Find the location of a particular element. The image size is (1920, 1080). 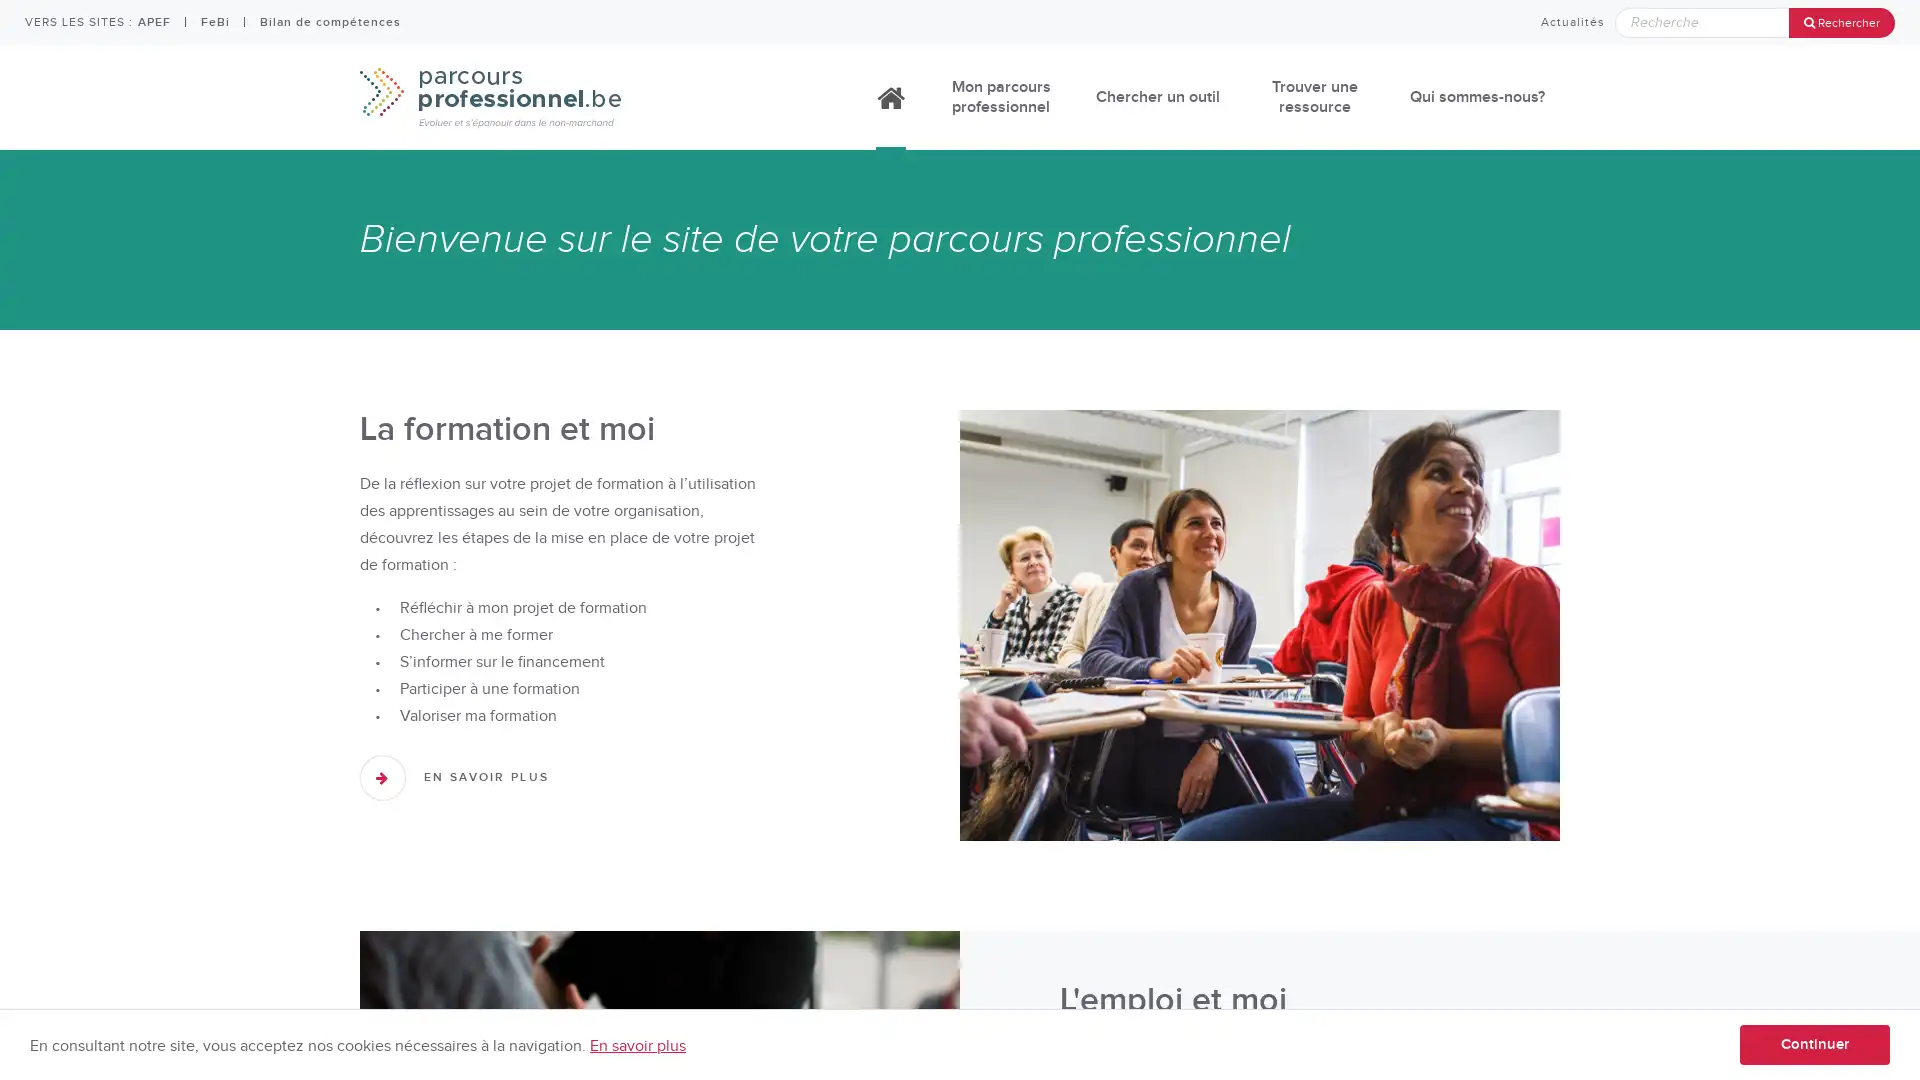

Rechercher is located at coordinates (1841, 22).